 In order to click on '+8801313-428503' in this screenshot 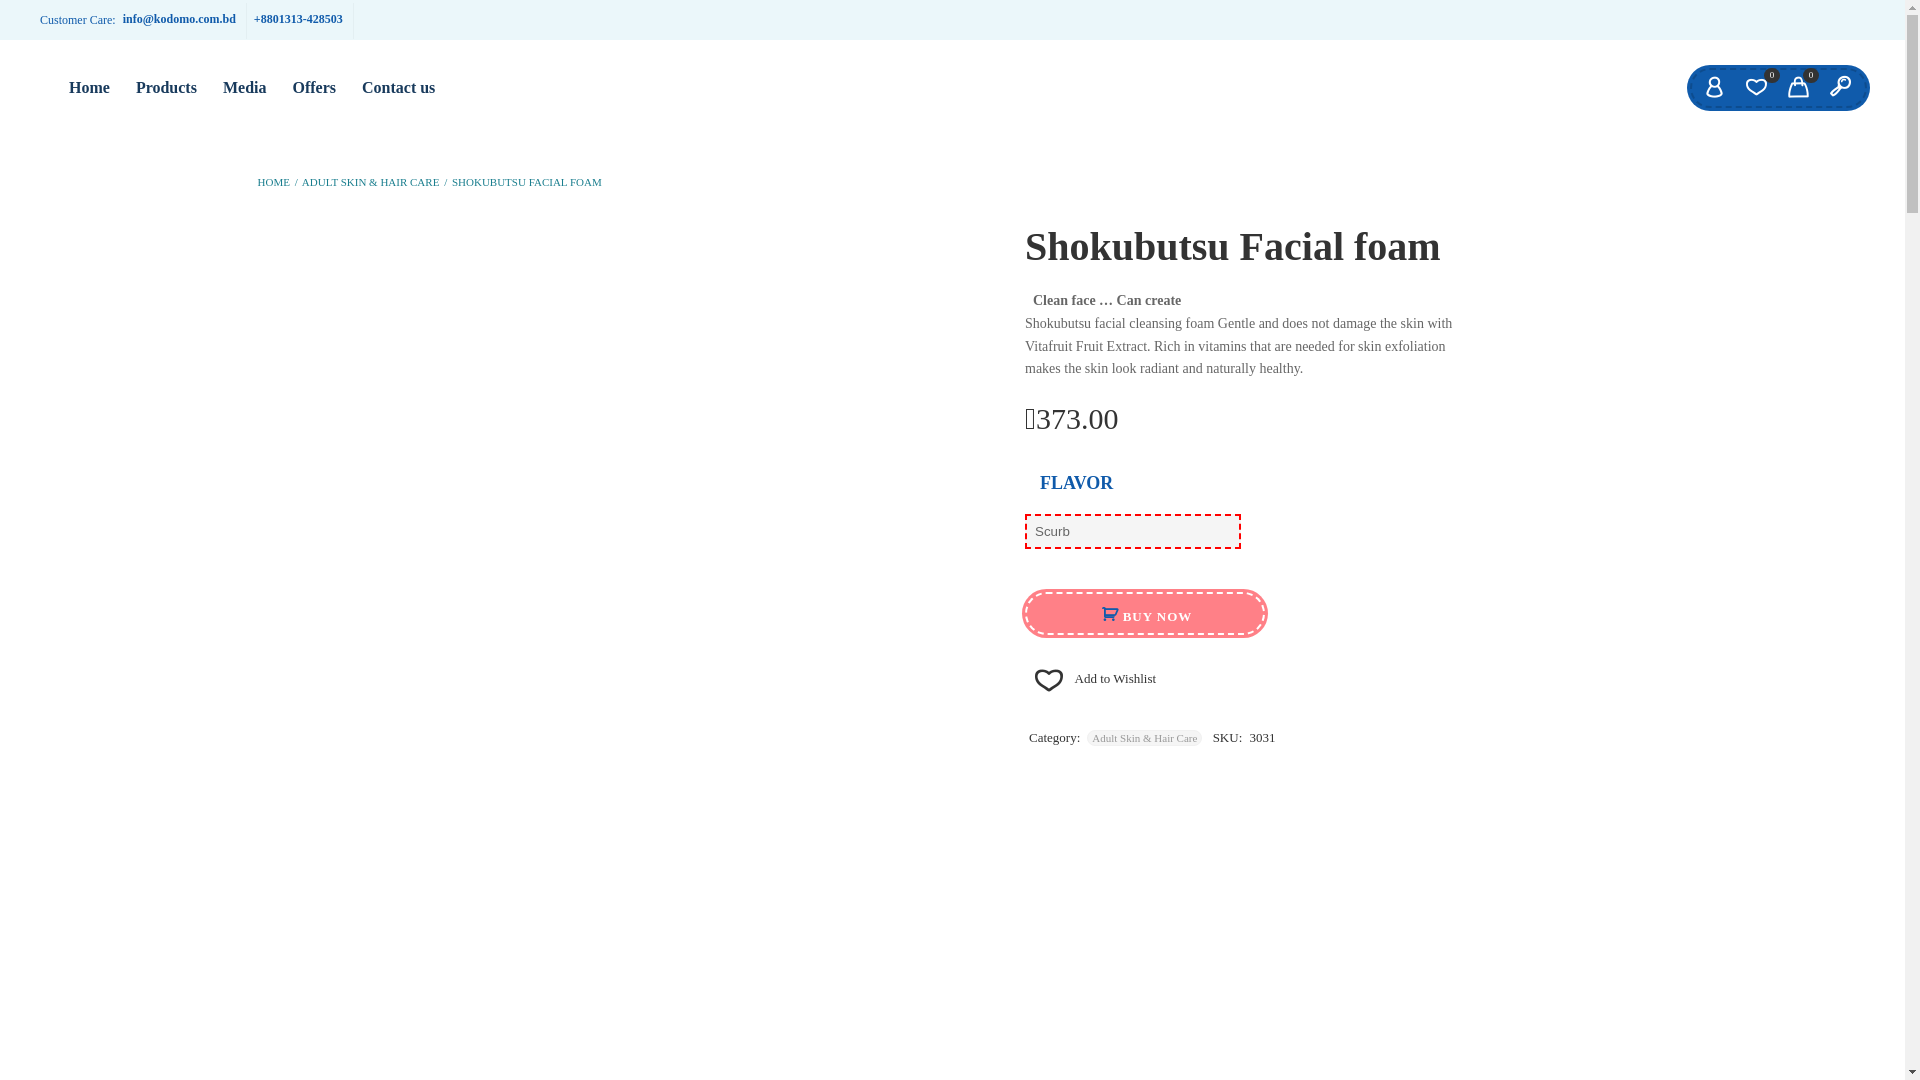, I will do `click(297, 19)`.